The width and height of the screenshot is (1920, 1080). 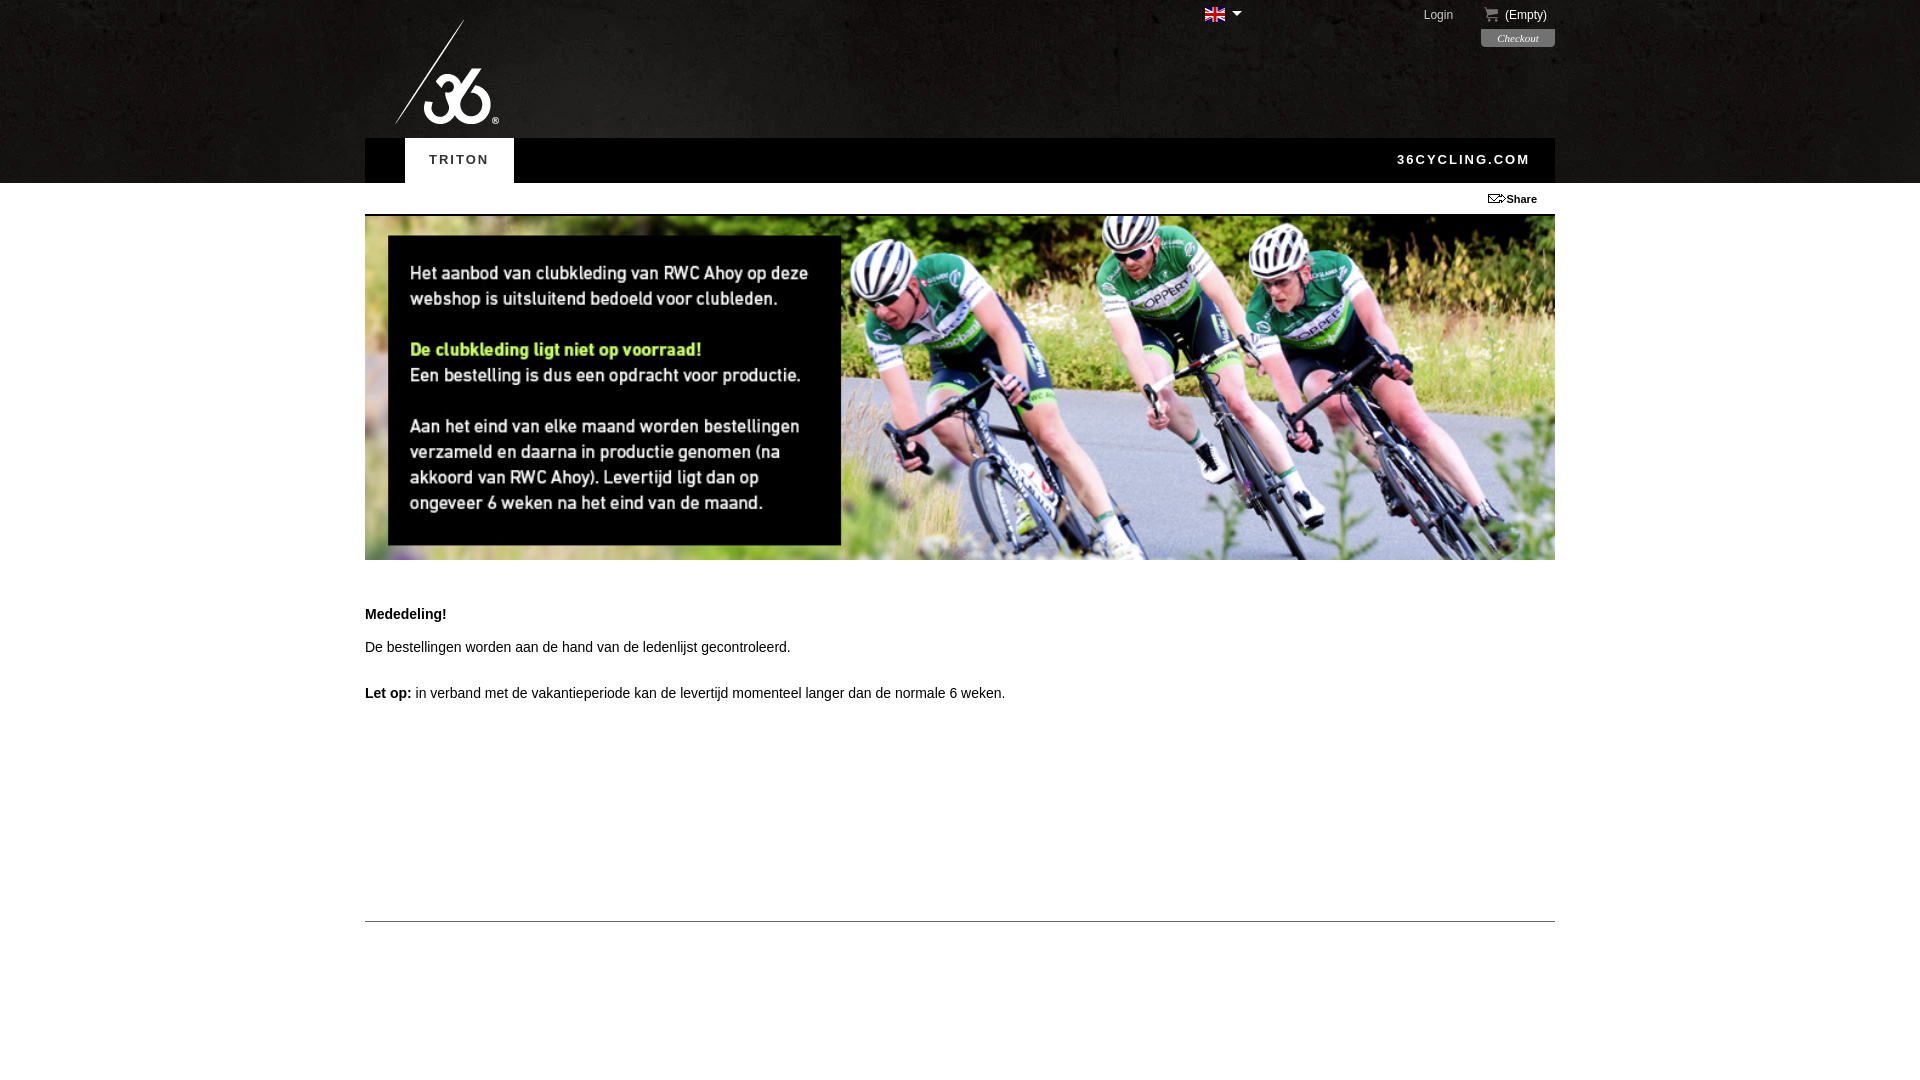 I want to click on 'Checkout', so click(x=1481, y=38).